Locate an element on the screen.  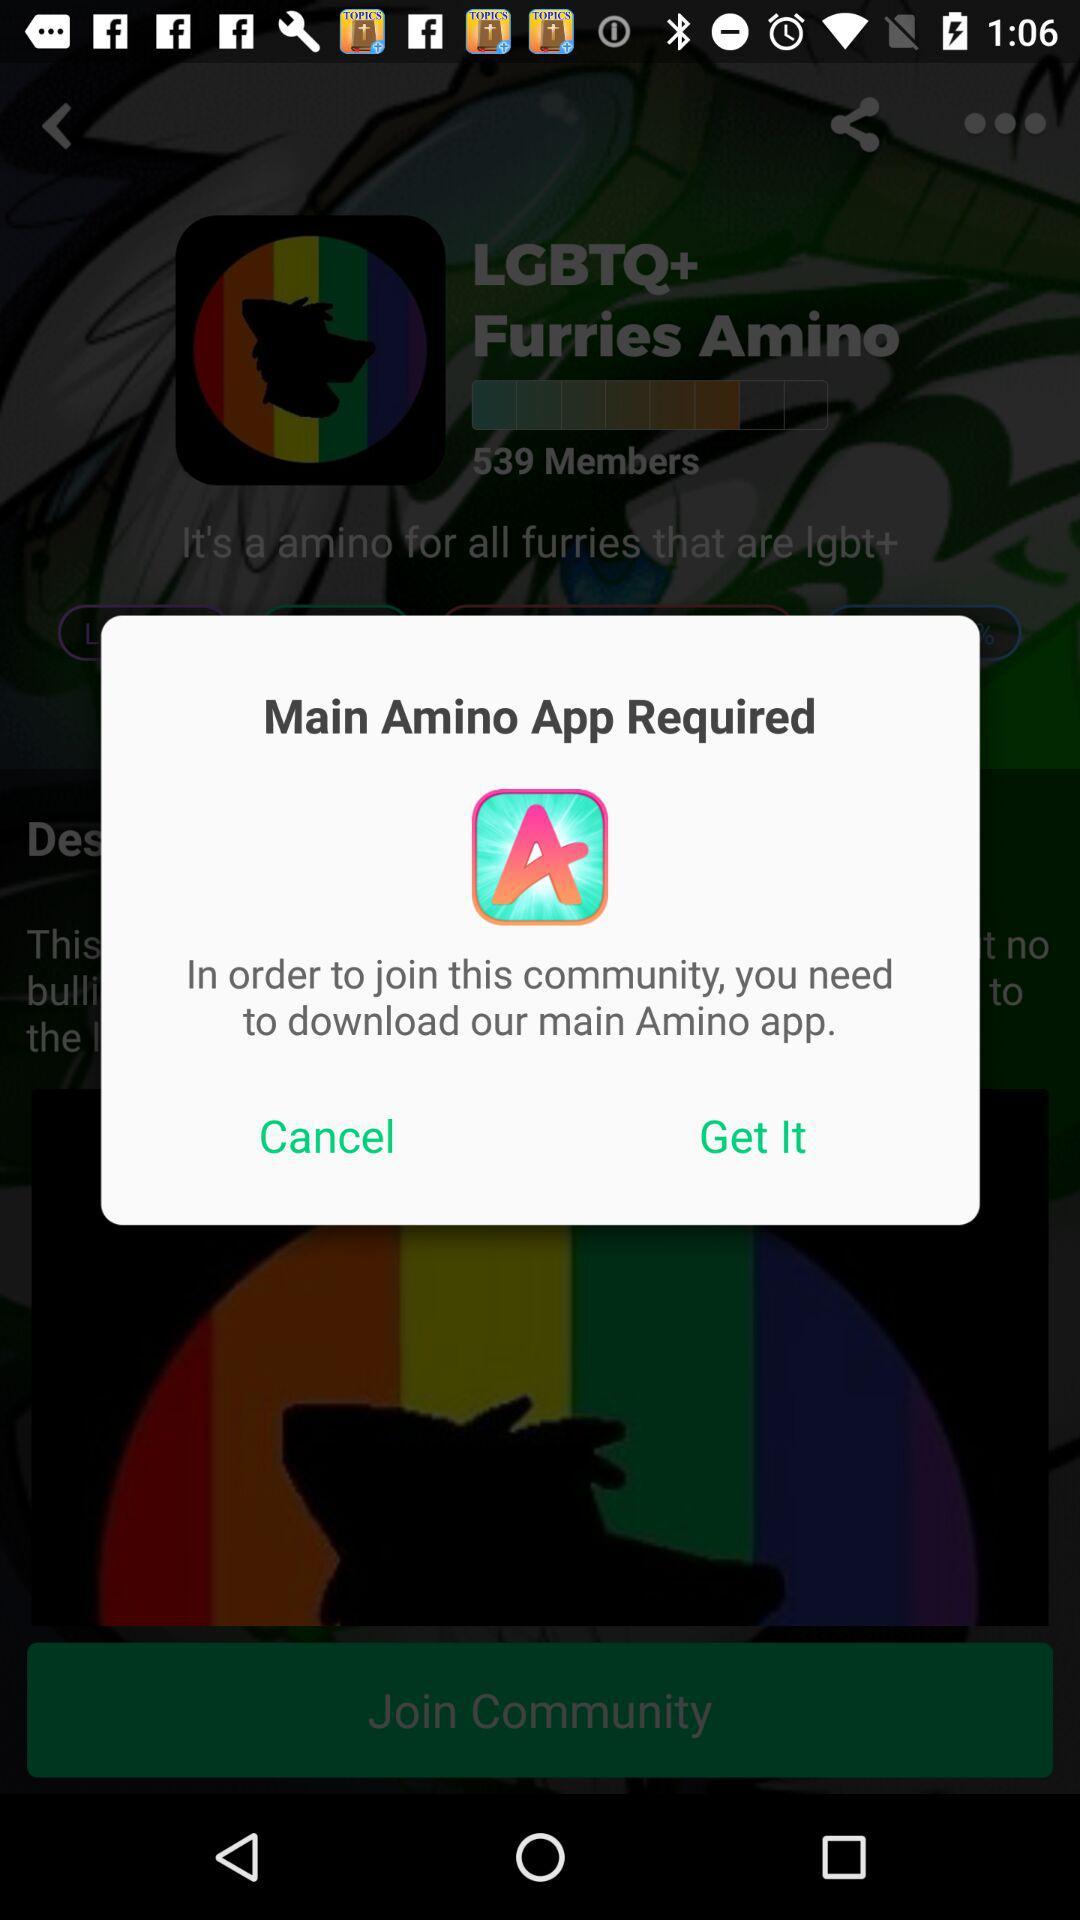
icon on the right is located at coordinates (753, 1135).